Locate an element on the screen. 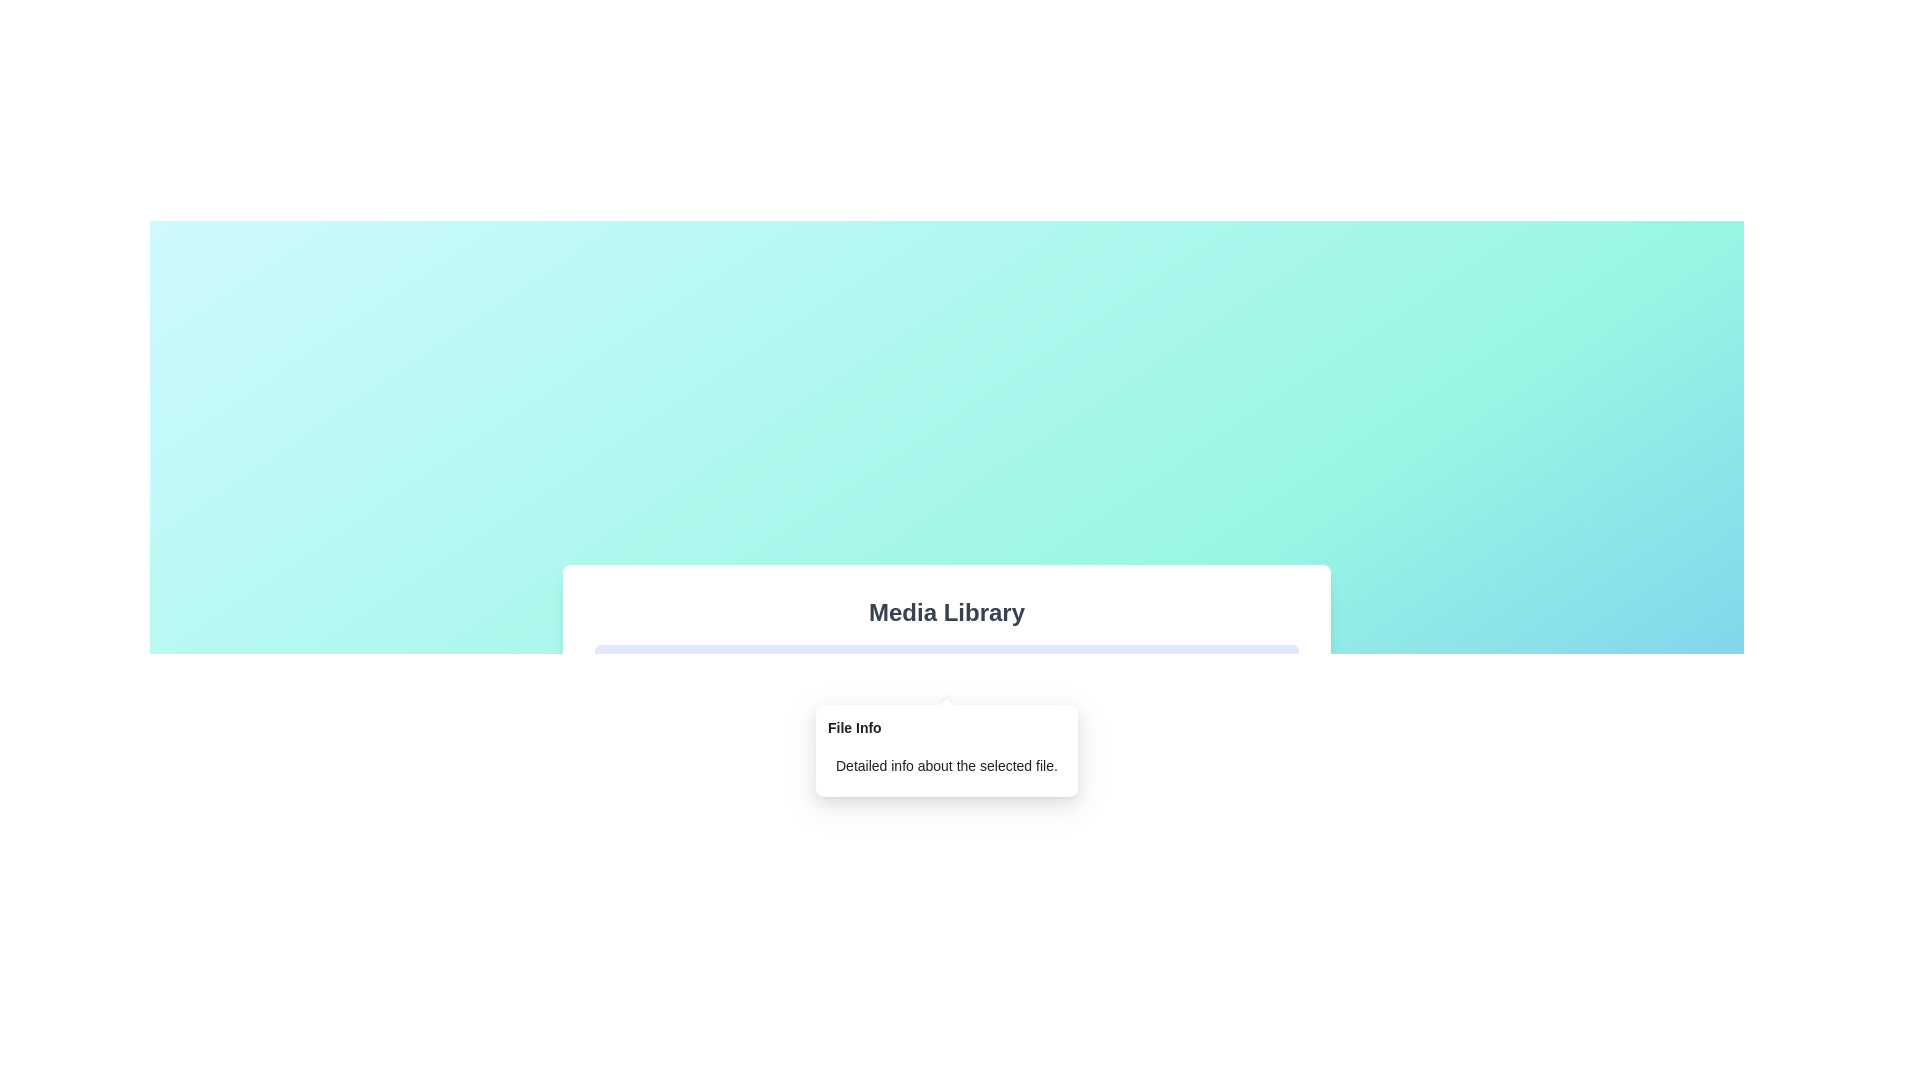 The height and width of the screenshot is (1080, 1920). the information icon represented by an indigo blue 'i' within a circle, positioned to the left of the 'File Details' text is located at coordinates (618, 668).